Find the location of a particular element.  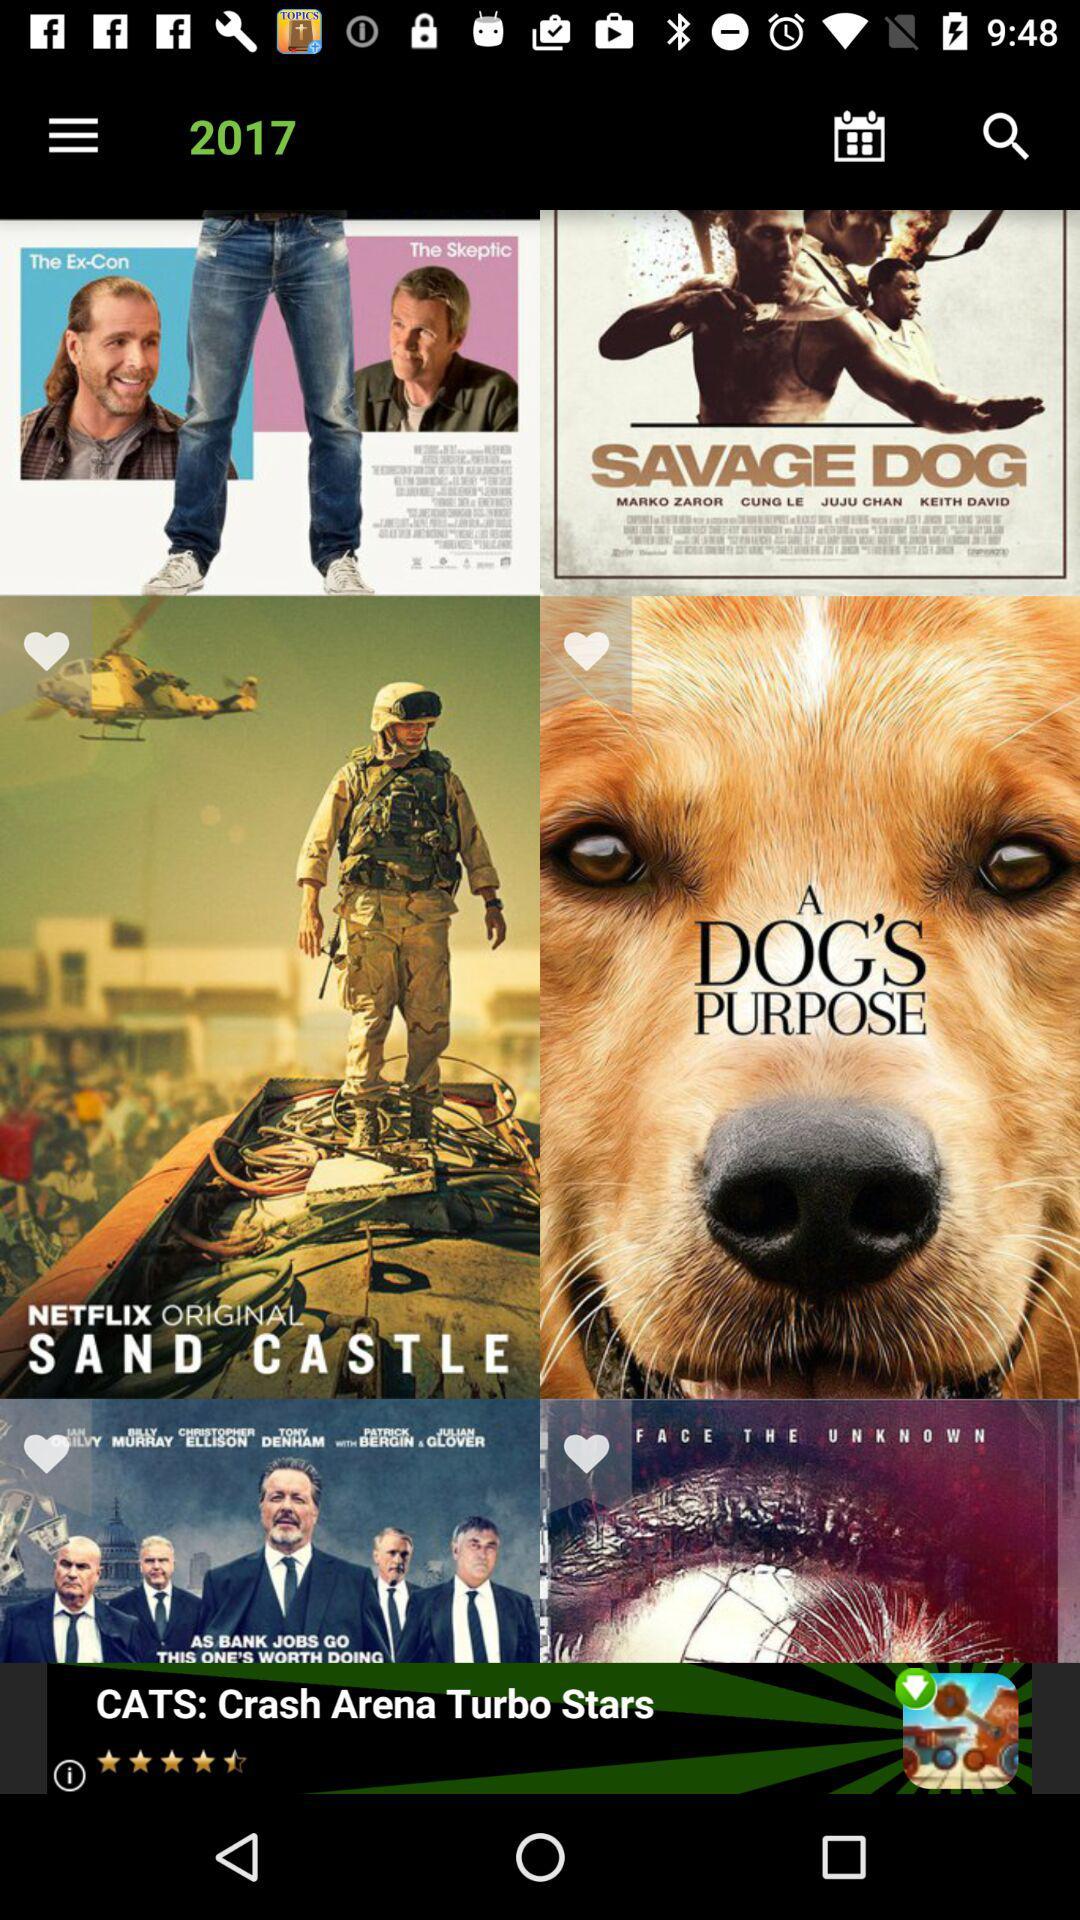

tap to open the advertisement is located at coordinates (538, 1727).